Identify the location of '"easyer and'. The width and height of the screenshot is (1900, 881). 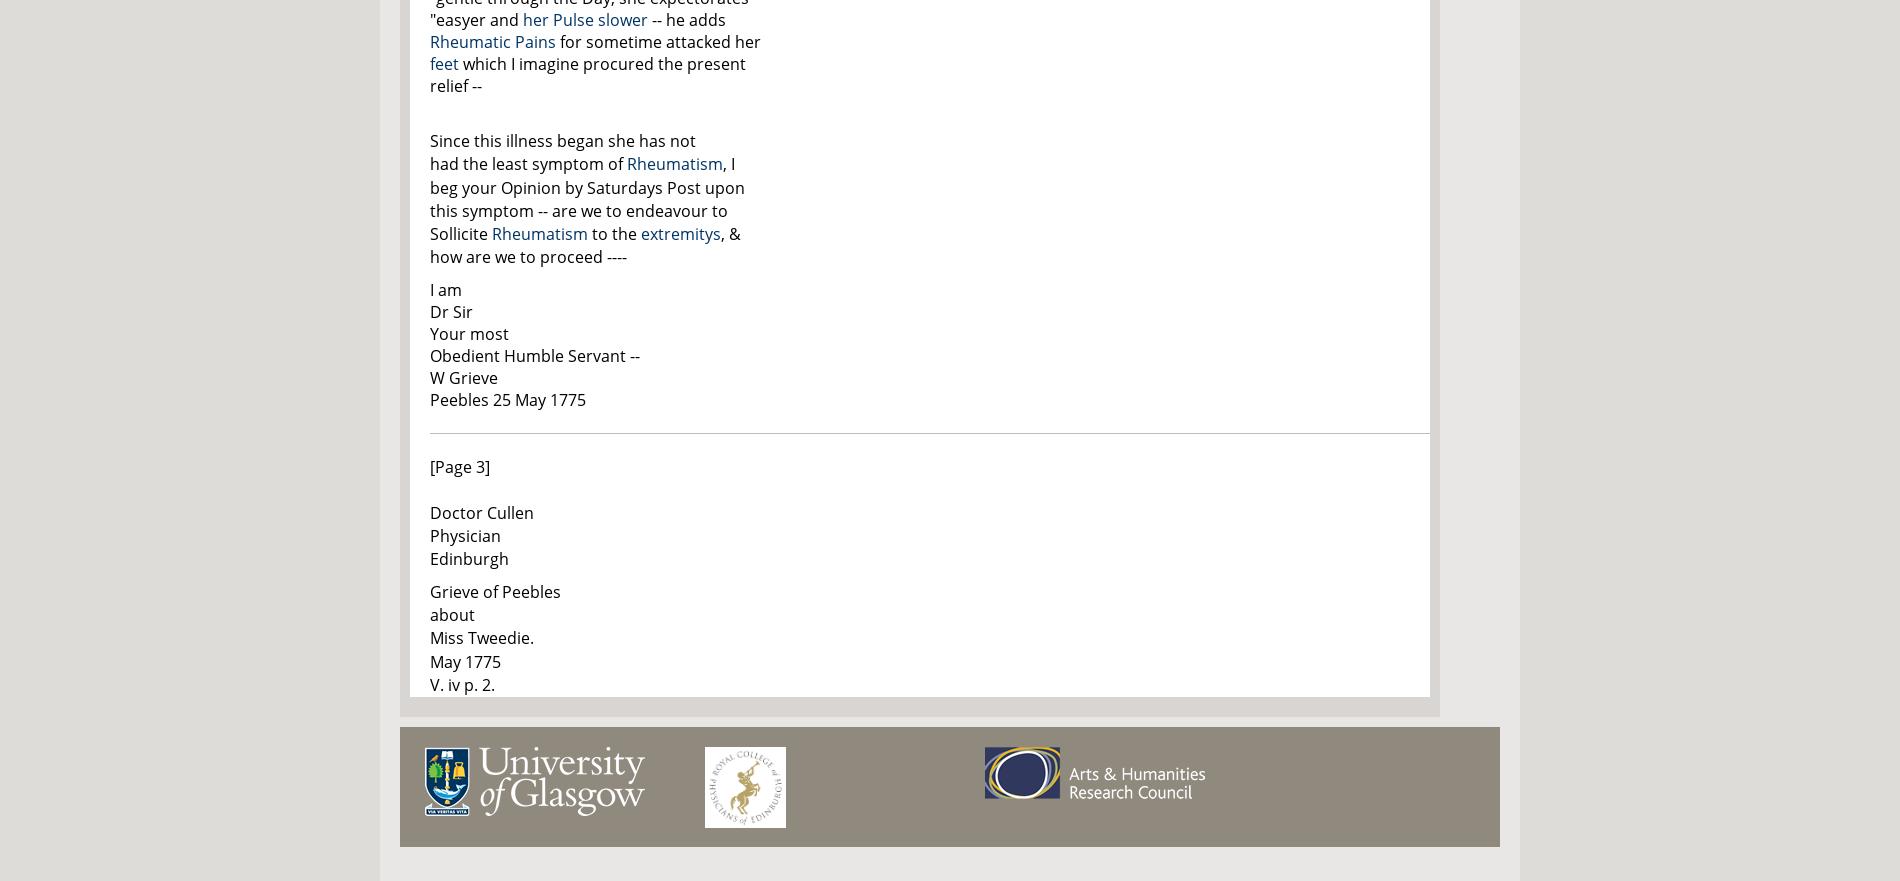
(476, 18).